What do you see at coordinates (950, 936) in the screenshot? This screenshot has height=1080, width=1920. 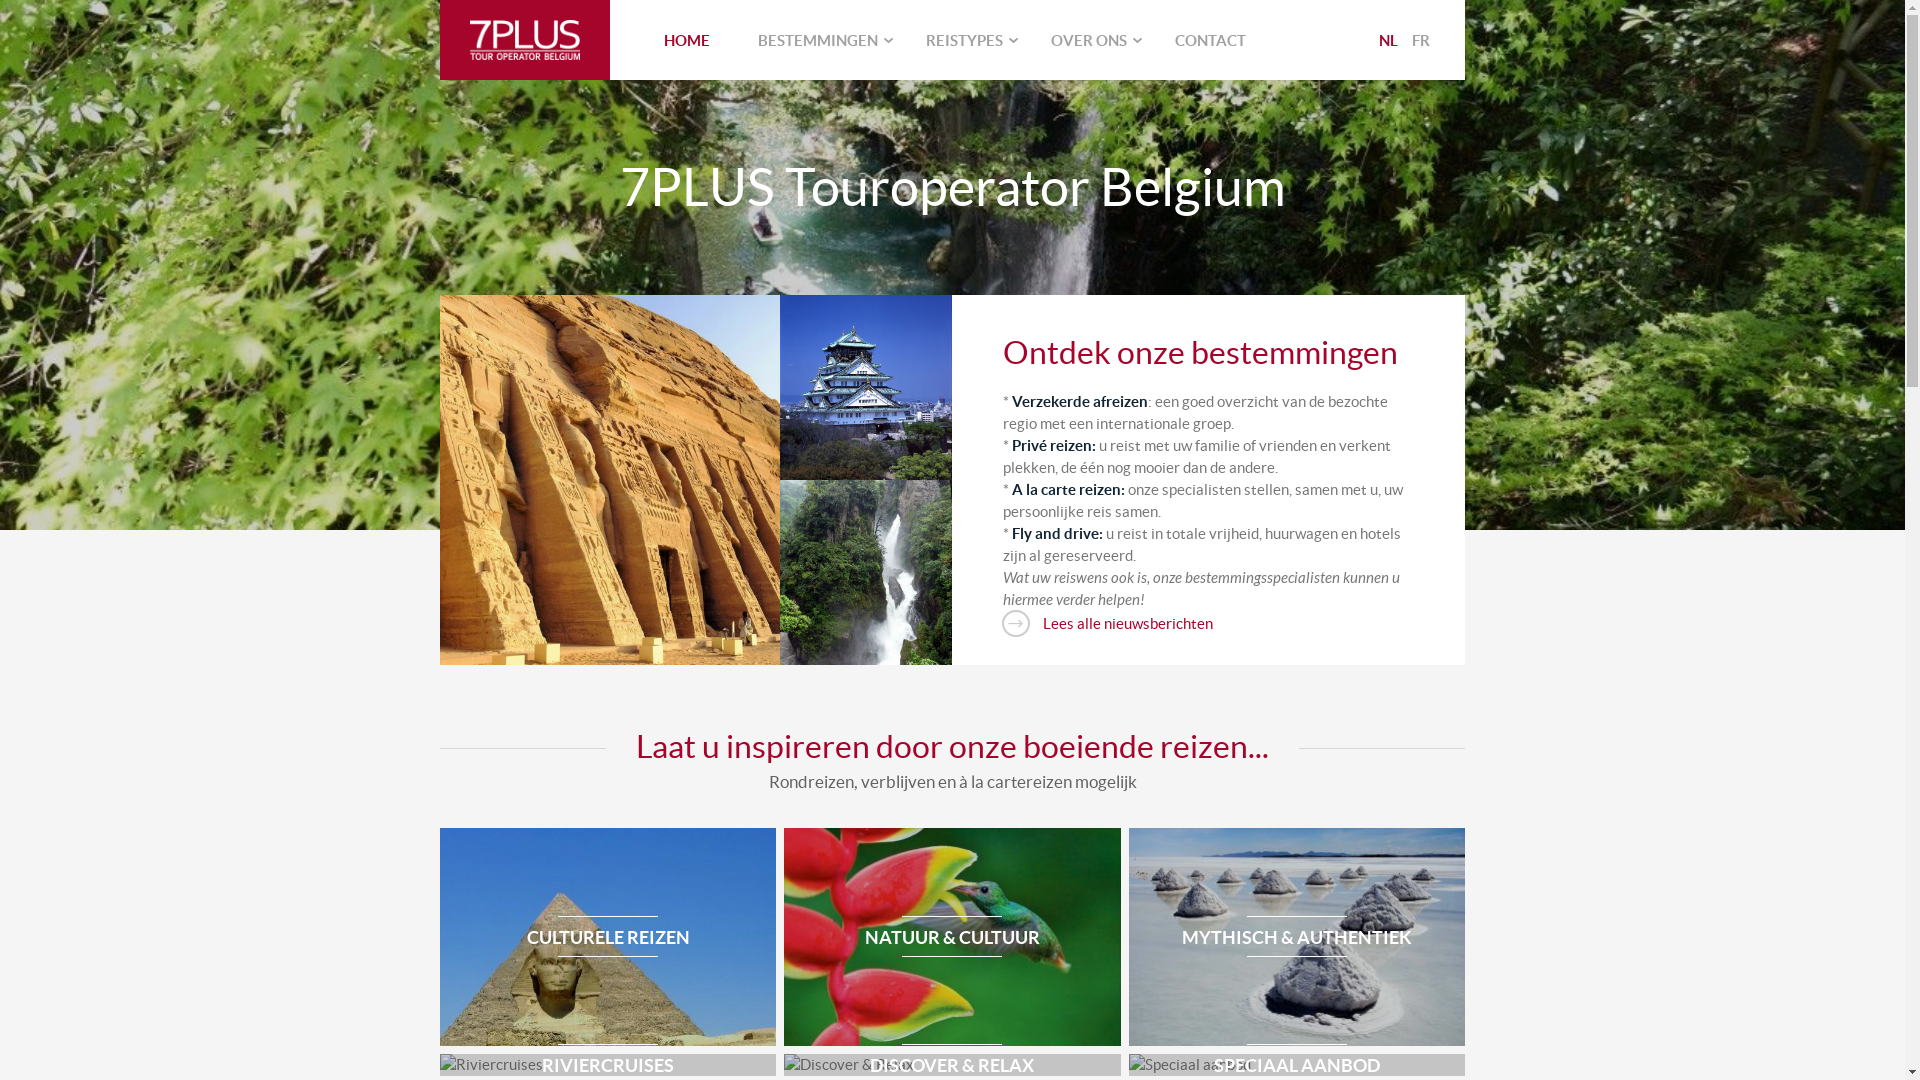 I see `'Natuur & Cultuur'` at bounding box center [950, 936].